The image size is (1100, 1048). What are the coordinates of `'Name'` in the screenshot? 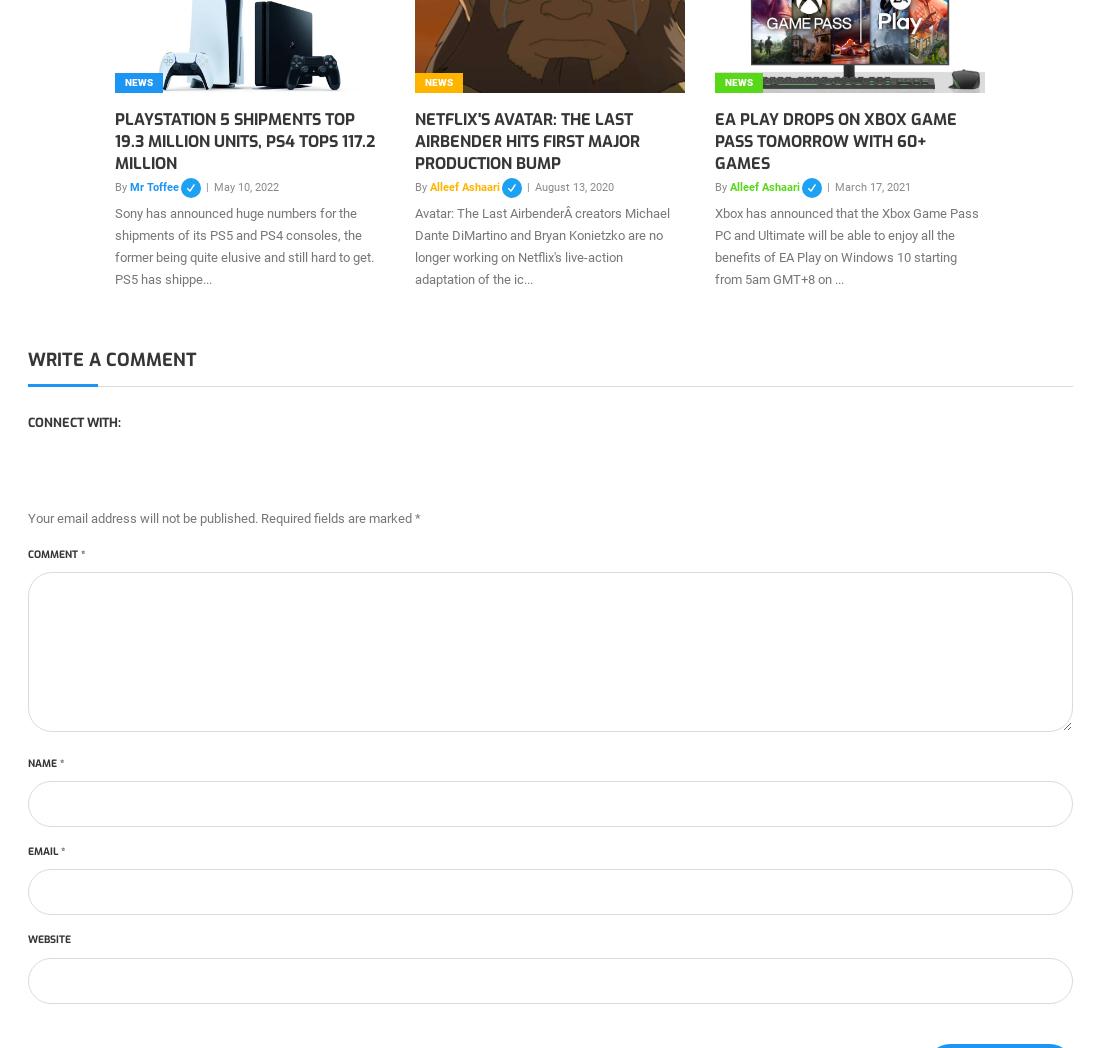 It's located at (42, 762).